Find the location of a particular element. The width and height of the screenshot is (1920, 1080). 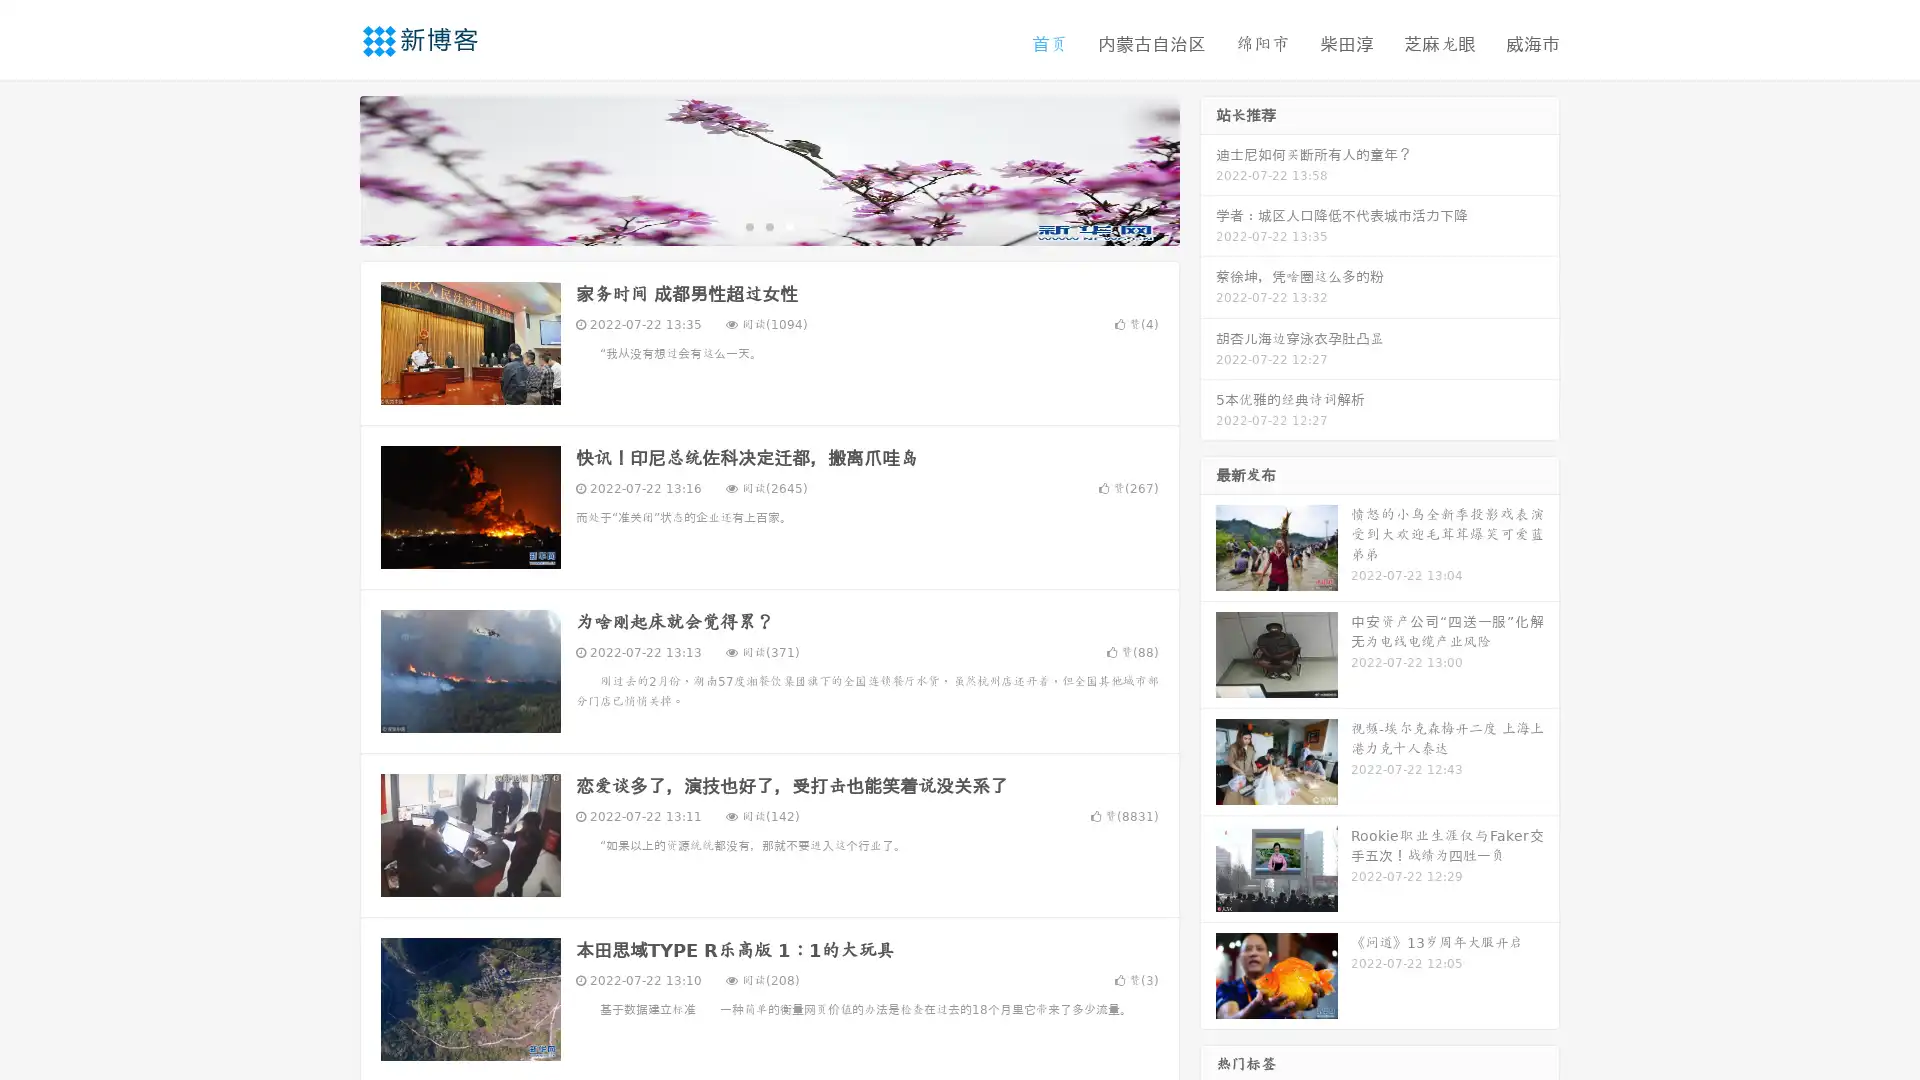

Next slide is located at coordinates (1208, 168).